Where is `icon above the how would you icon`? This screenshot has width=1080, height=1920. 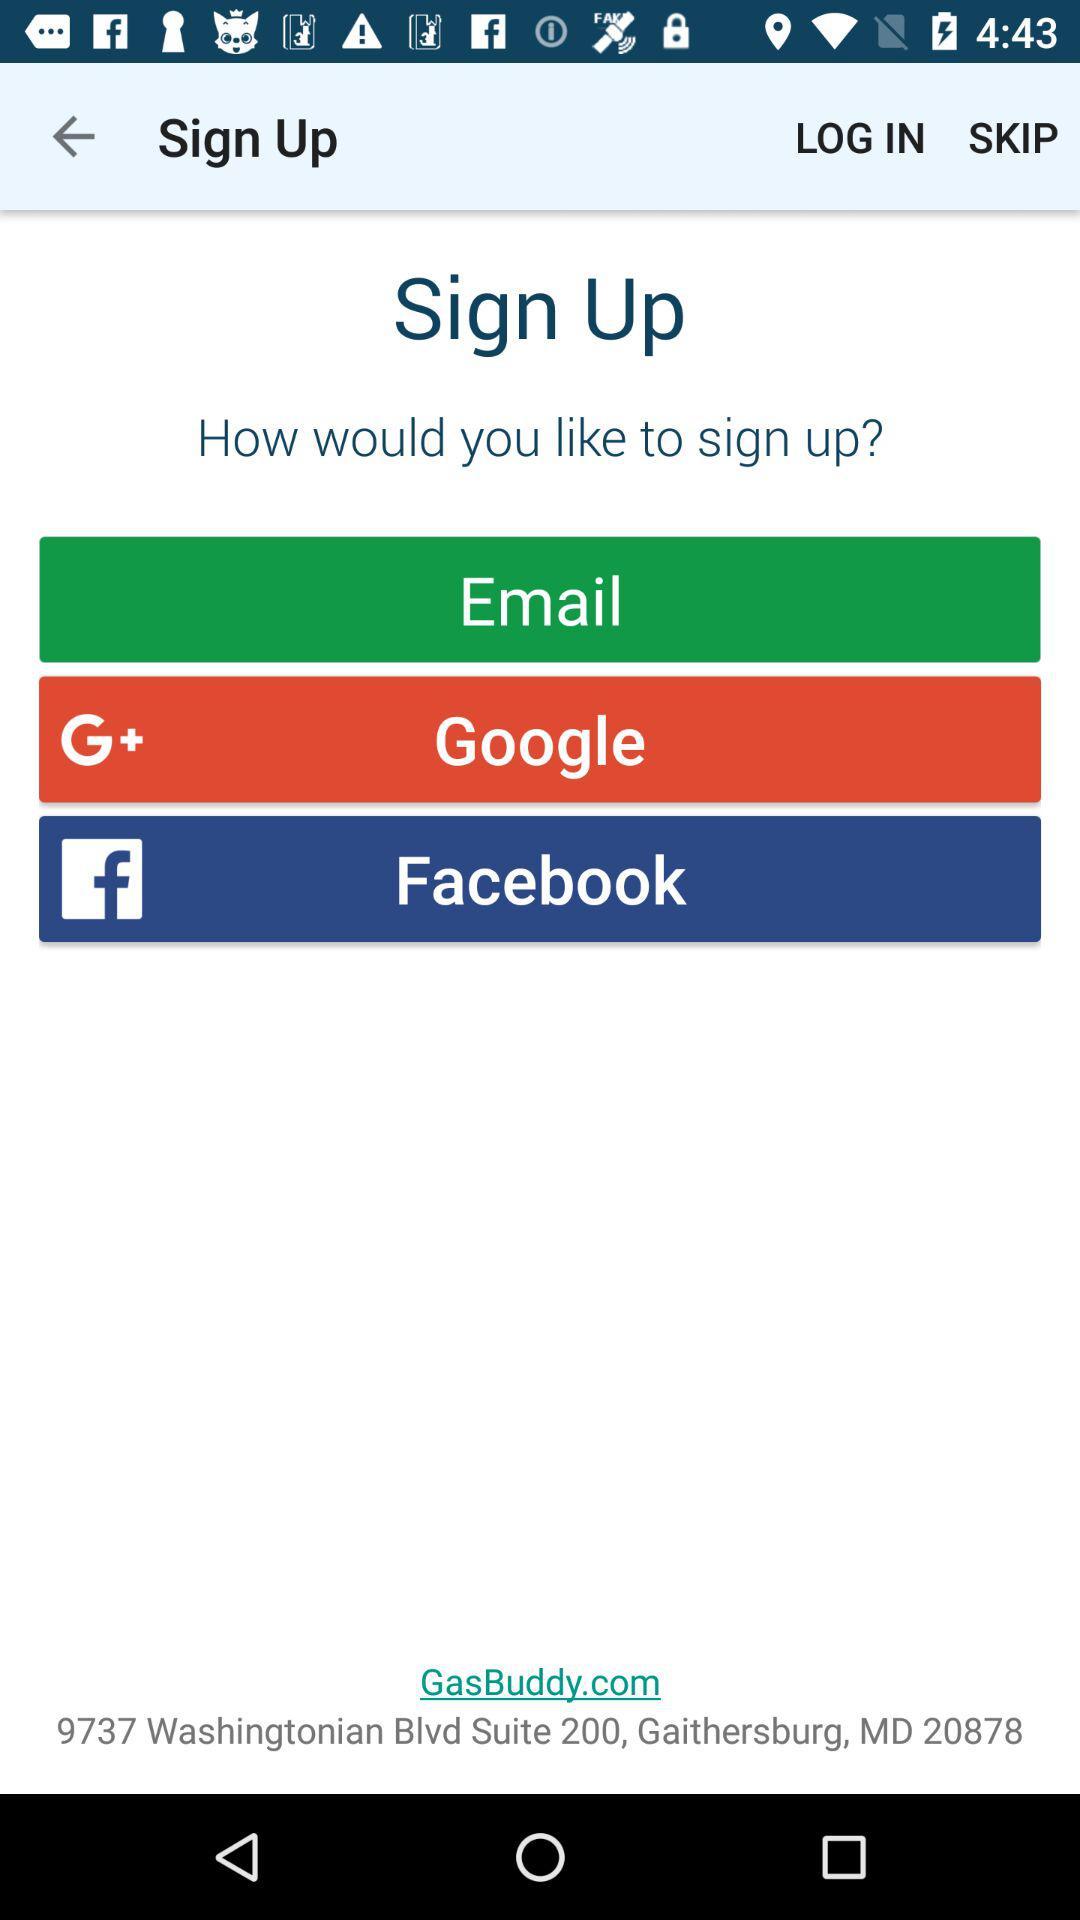
icon above the how would you icon is located at coordinates (72, 135).